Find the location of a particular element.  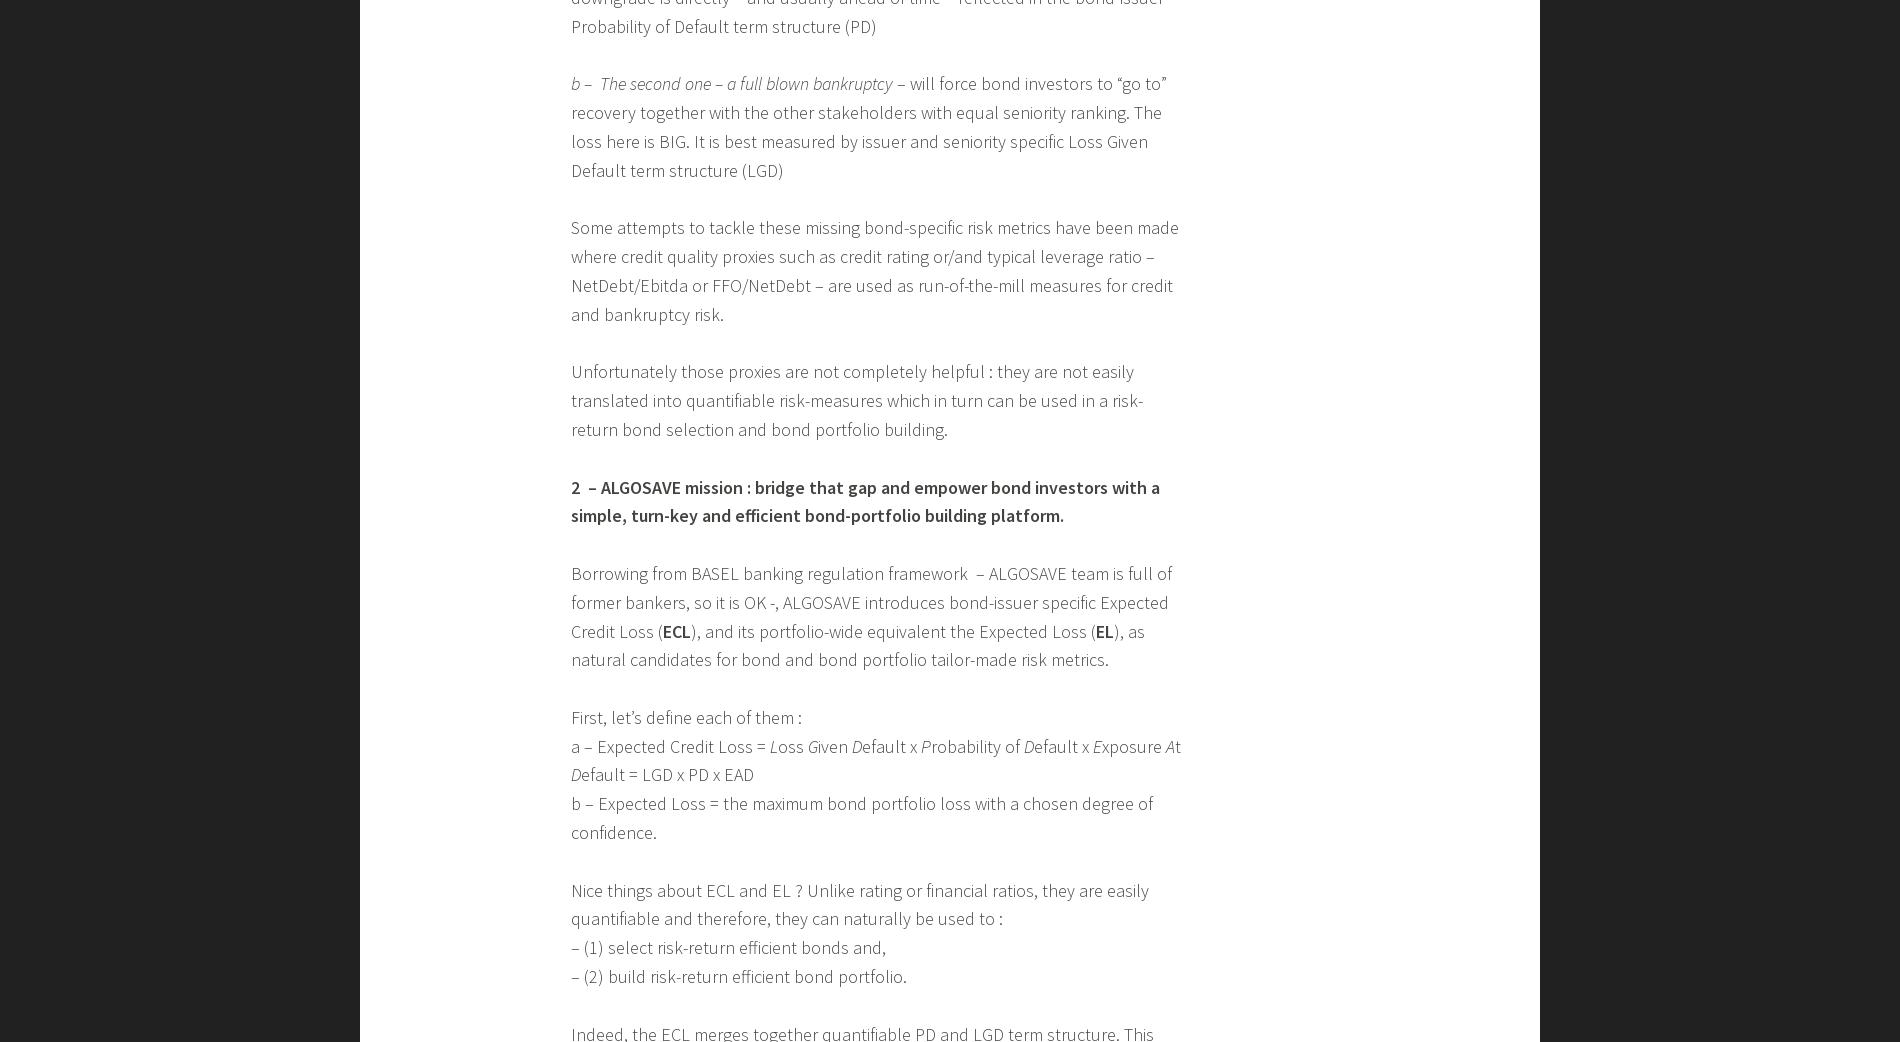

'E' is located at coordinates (1097, 744).